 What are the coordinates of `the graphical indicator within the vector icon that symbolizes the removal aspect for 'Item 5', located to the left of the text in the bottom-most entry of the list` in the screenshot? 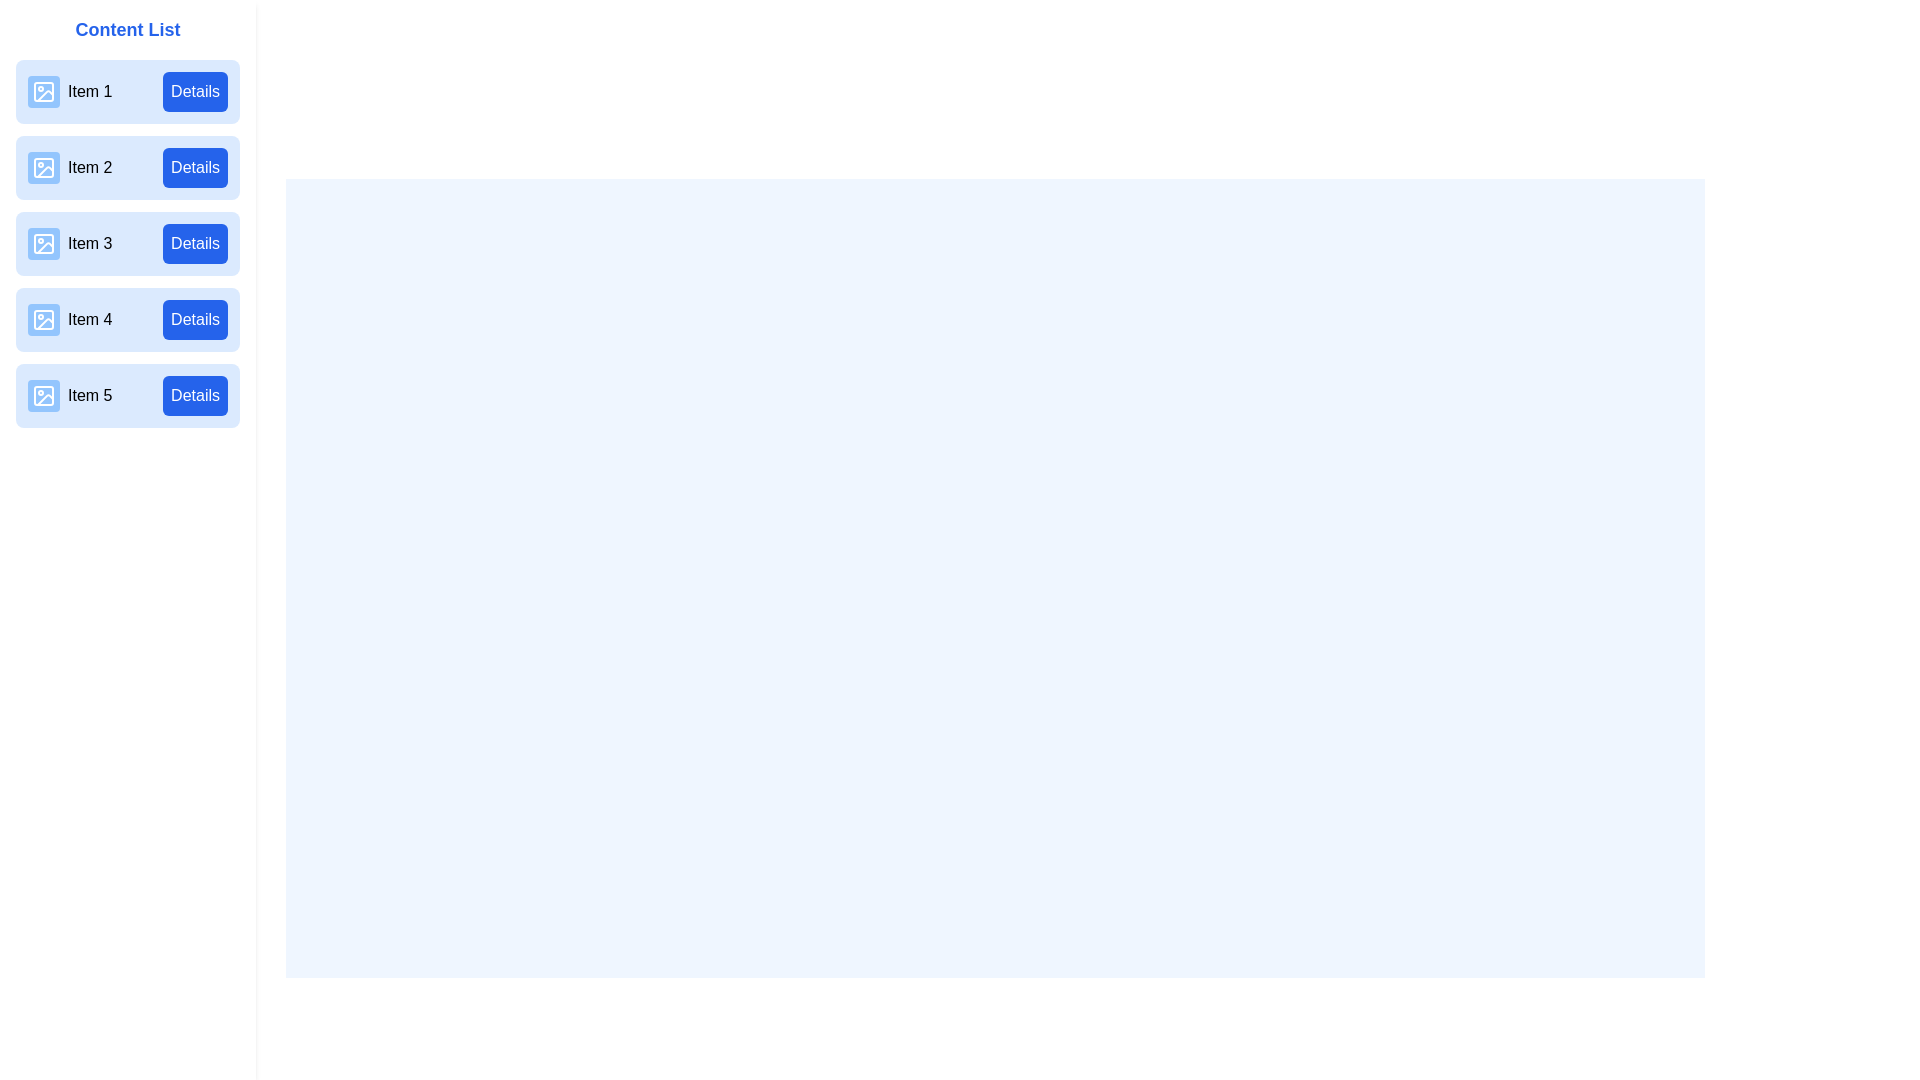 It's located at (45, 400).